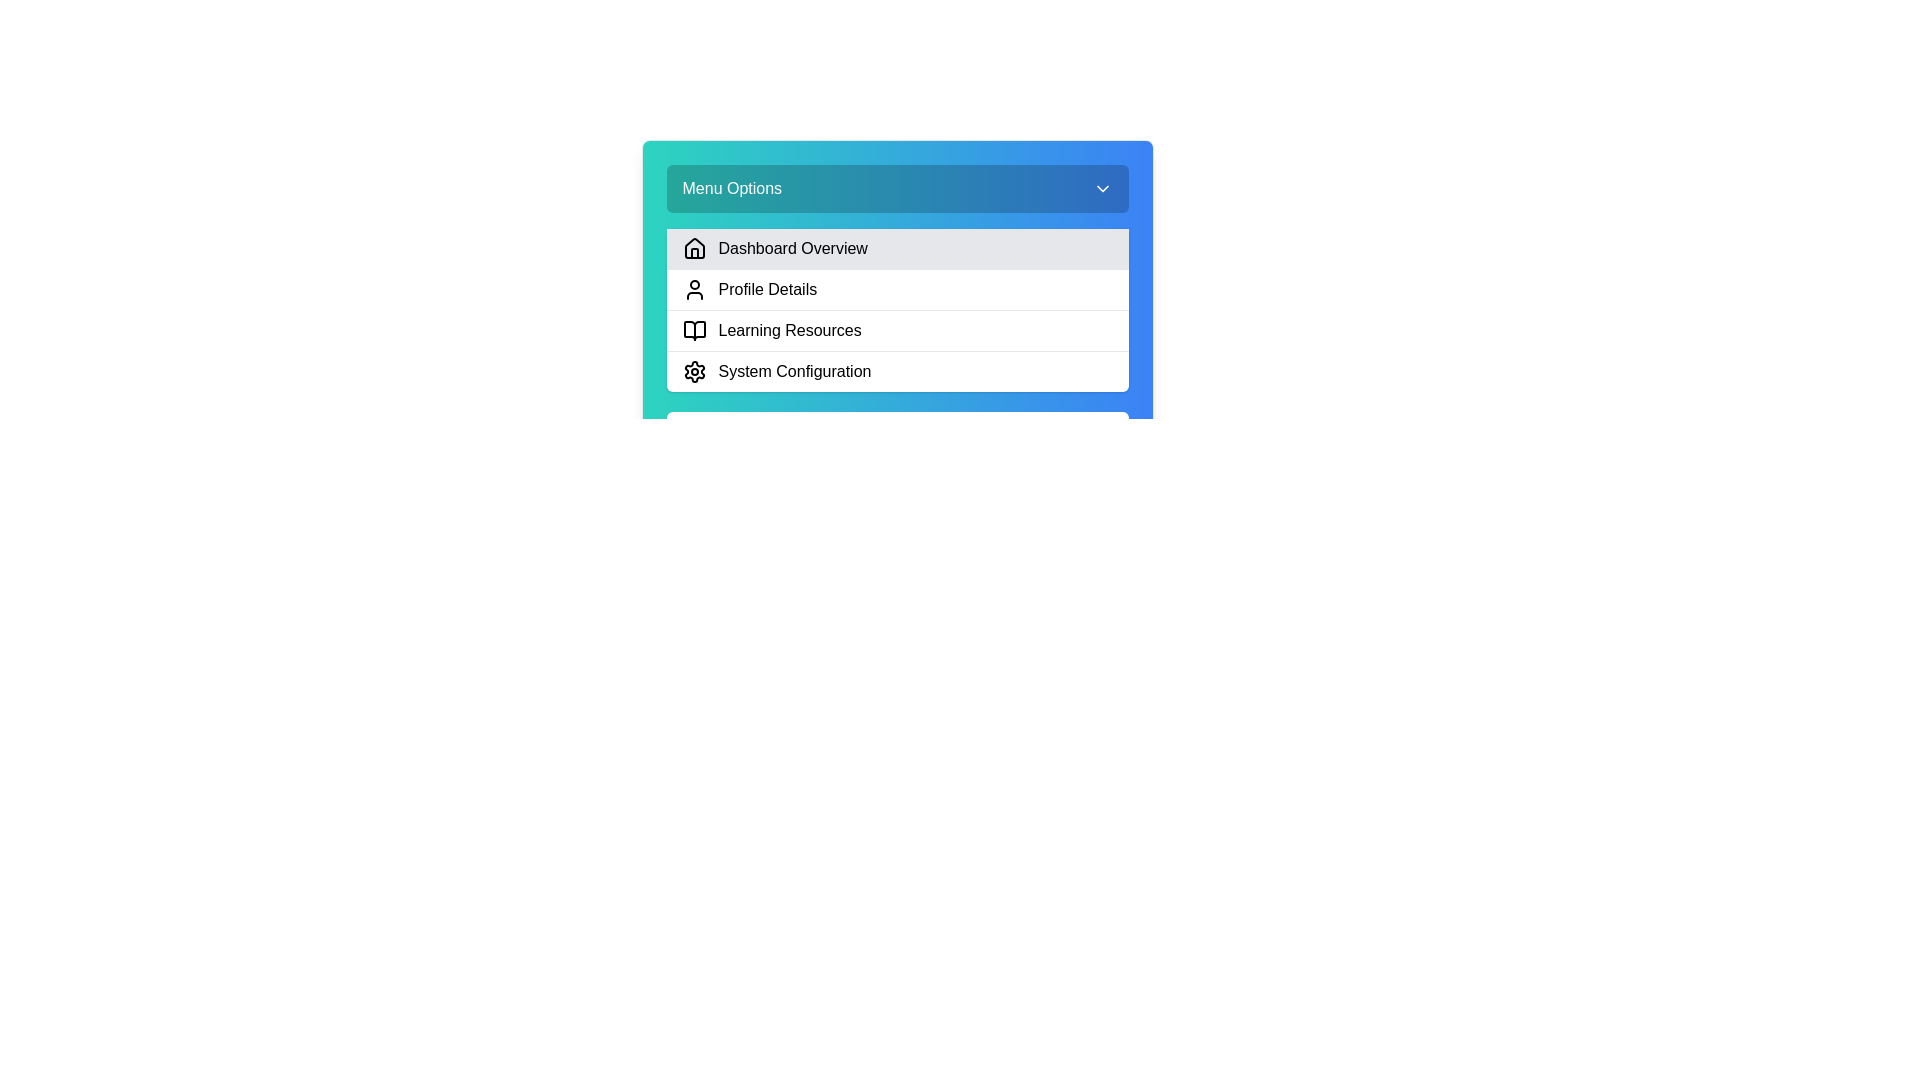  What do you see at coordinates (896, 315) in the screenshot?
I see `the third clickable menu item in the 'Menu Options' section` at bounding box center [896, 315].